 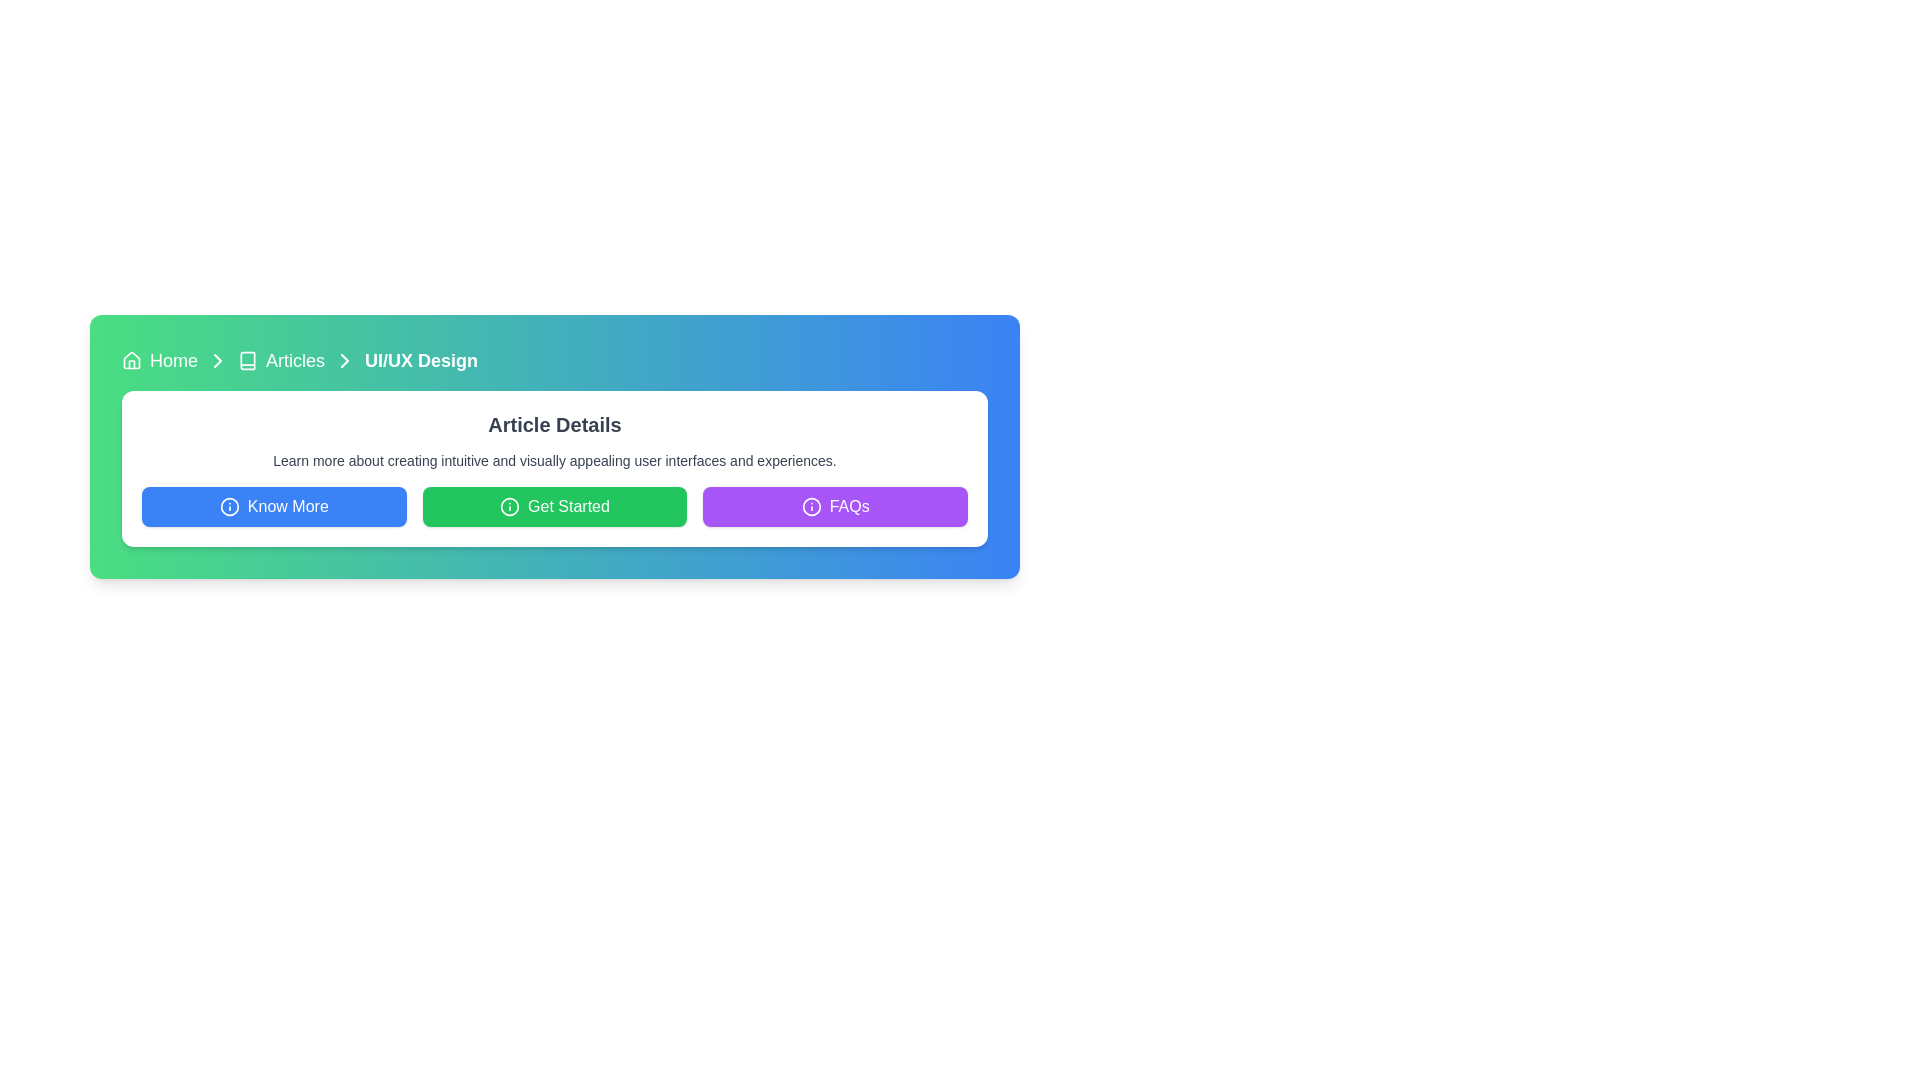 I want to click on the 'Get Started' button, which contains an information icon styled with thin lines and a green background, located beneath the 'Article Details' header, so click(x=510, y=505).